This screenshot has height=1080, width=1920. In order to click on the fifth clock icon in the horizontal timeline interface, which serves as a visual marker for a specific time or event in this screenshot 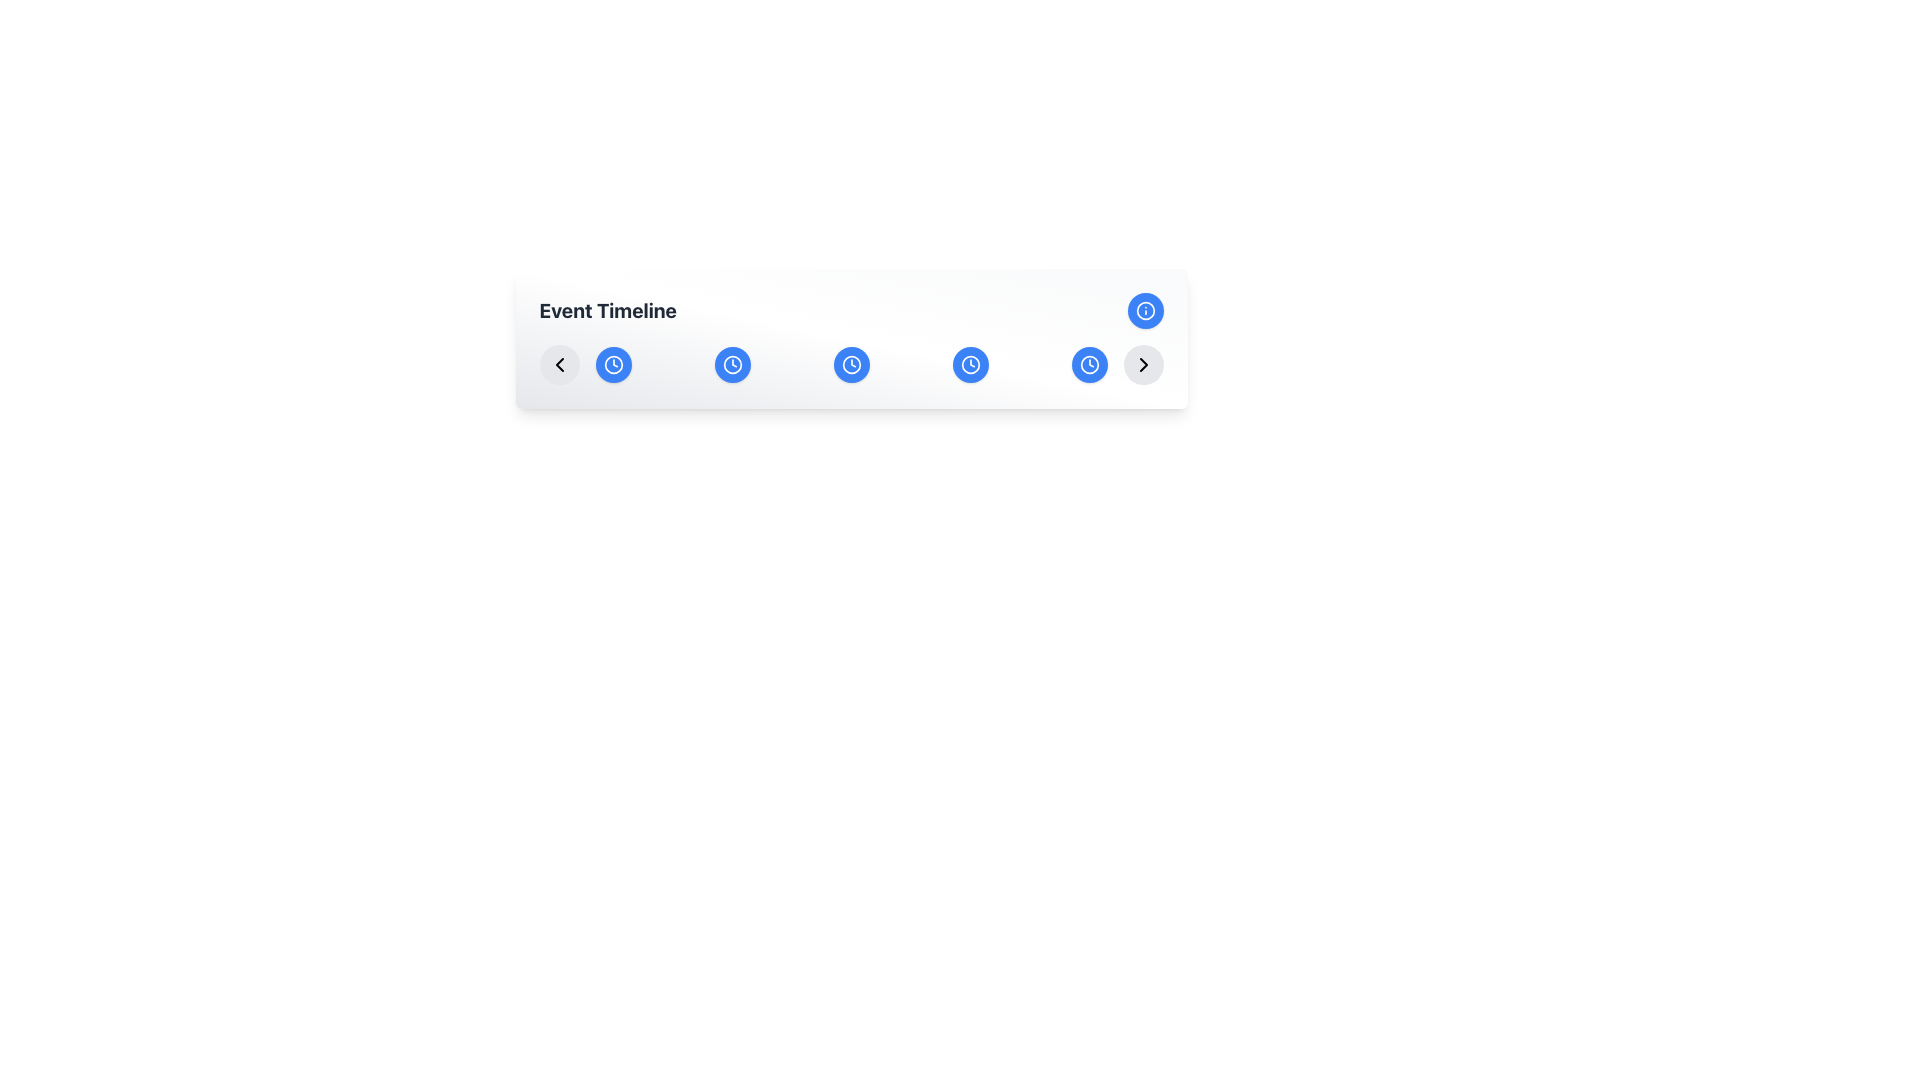, I will do `click(970, 365)`.